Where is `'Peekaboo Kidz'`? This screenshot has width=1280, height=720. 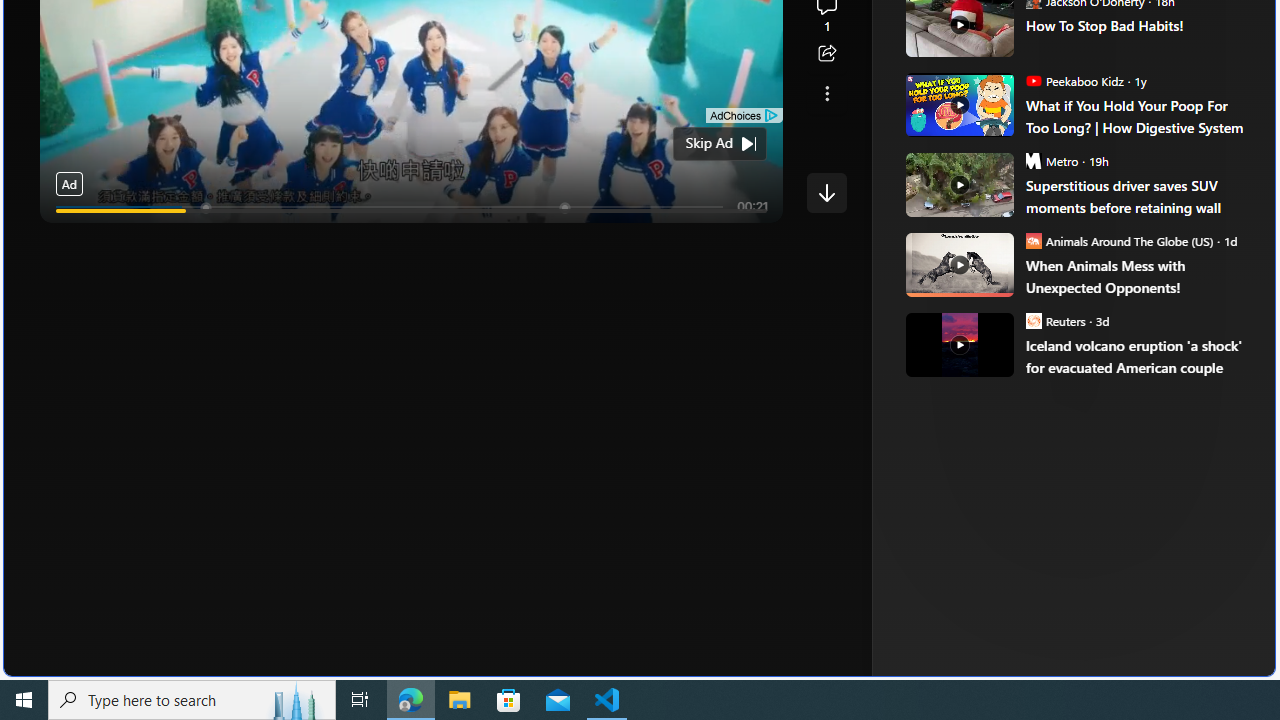 'Peekaboo Kidz' is located at coordinates (1033, 79).